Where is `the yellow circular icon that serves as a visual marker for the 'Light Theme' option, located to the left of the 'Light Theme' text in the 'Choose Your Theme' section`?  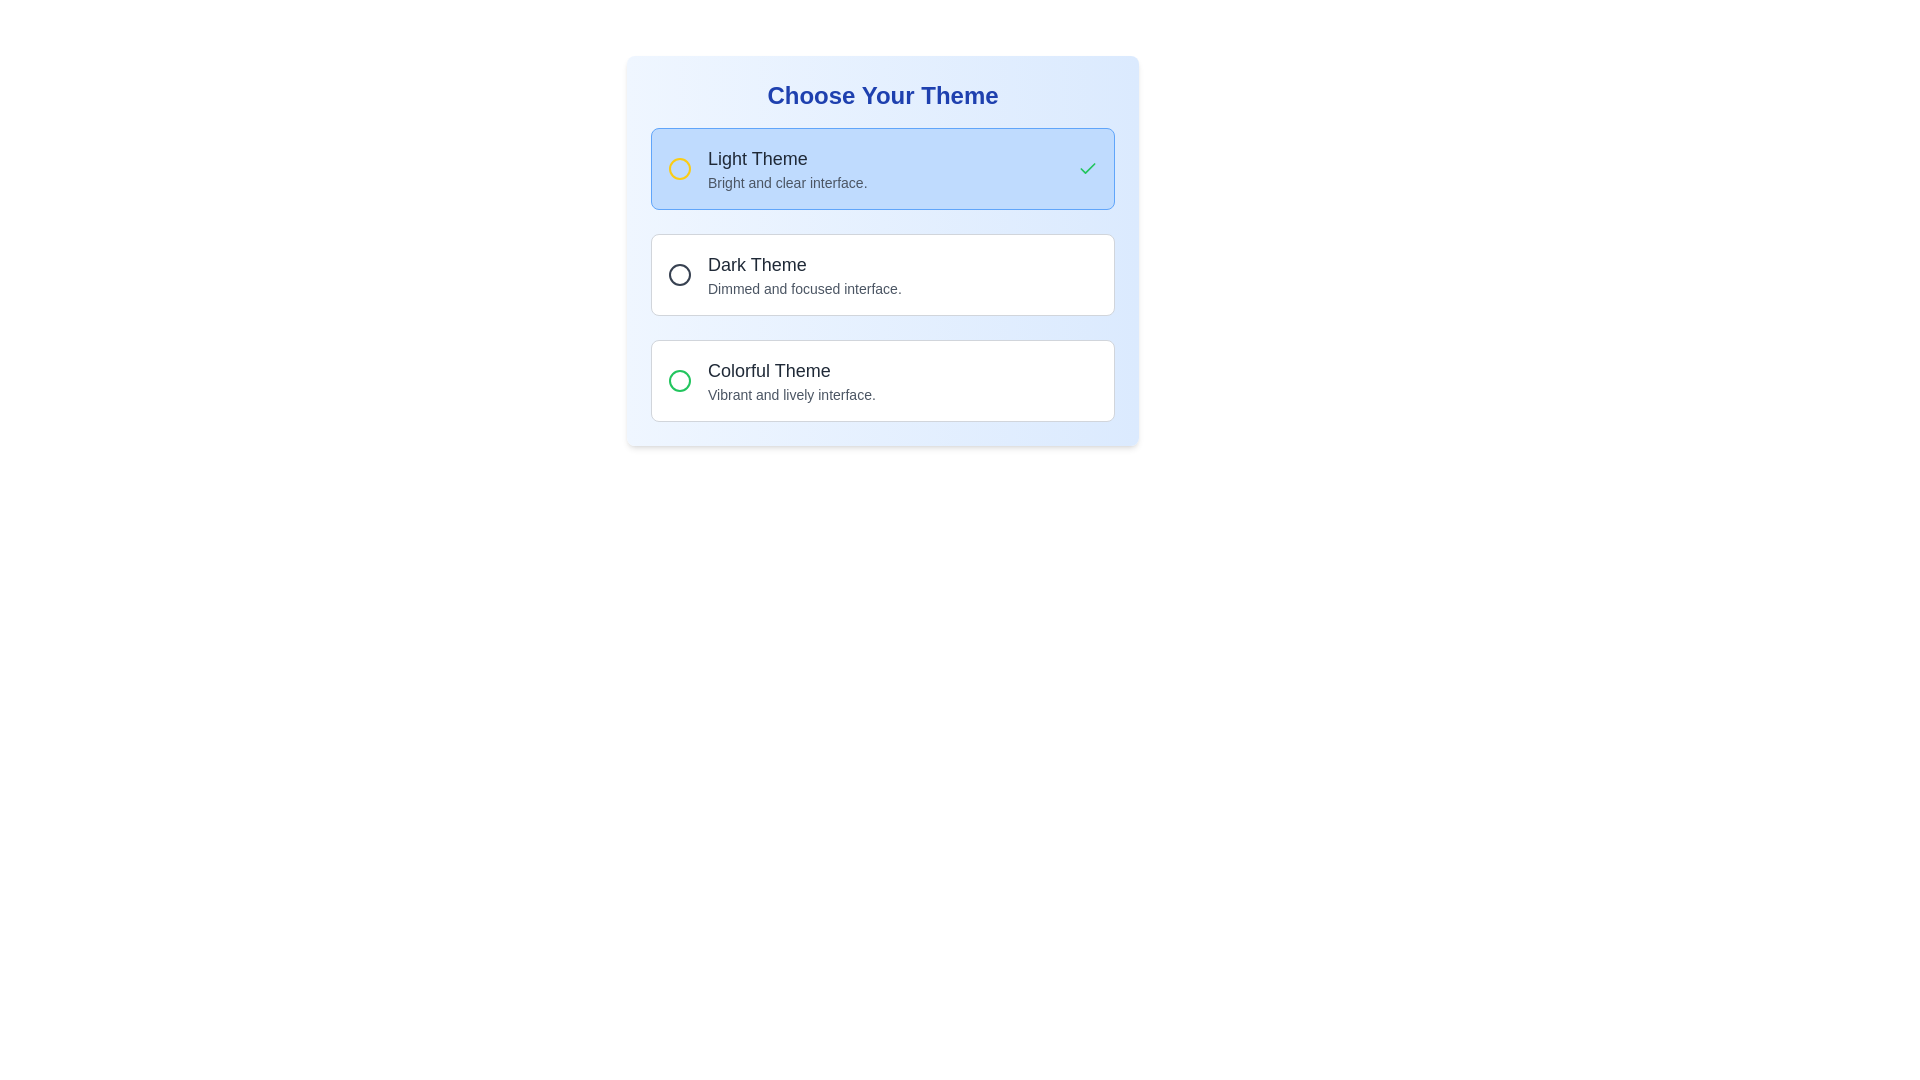 the yellow circular icon that serves as a visual marker for the 'Light Theme' option, located to the left of the 'Light Theme' text in the 'Choose Your Theme' section is located at coordinates (680, 168).